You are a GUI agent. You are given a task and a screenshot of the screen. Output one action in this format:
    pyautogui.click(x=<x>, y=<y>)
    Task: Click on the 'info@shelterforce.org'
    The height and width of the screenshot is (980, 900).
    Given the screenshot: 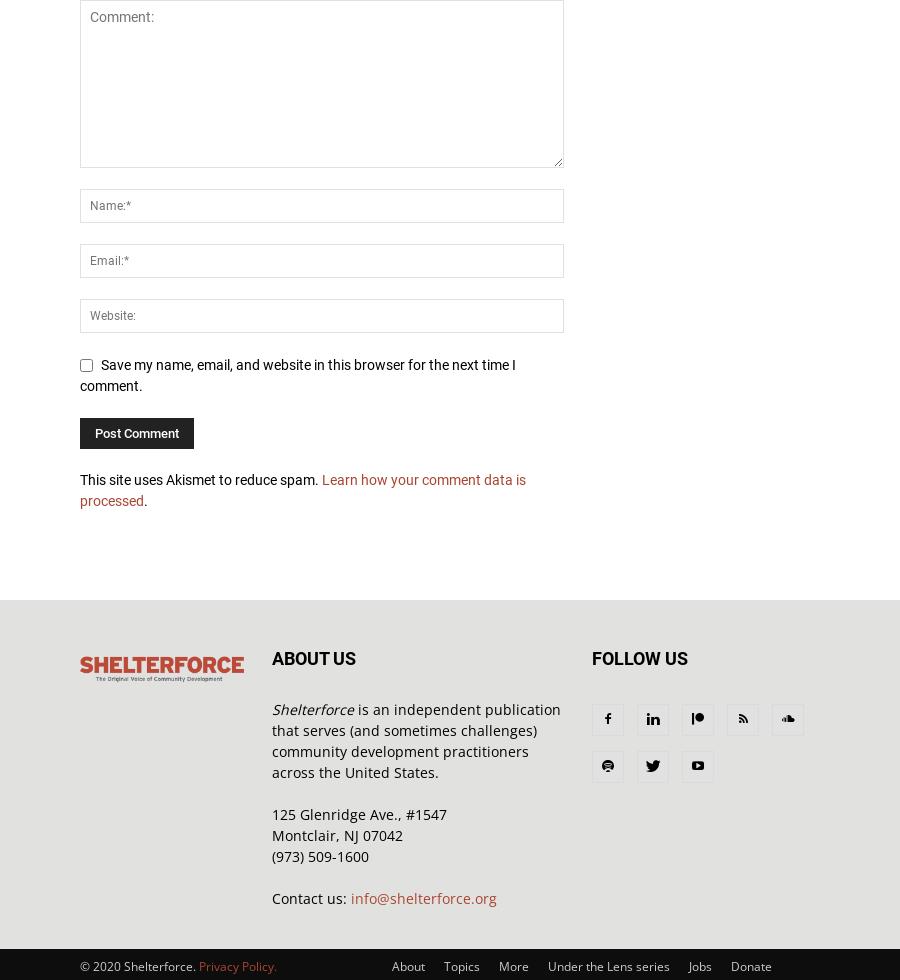 What is the action you would take?
    pyautogui.click(x=423, y=898)
    